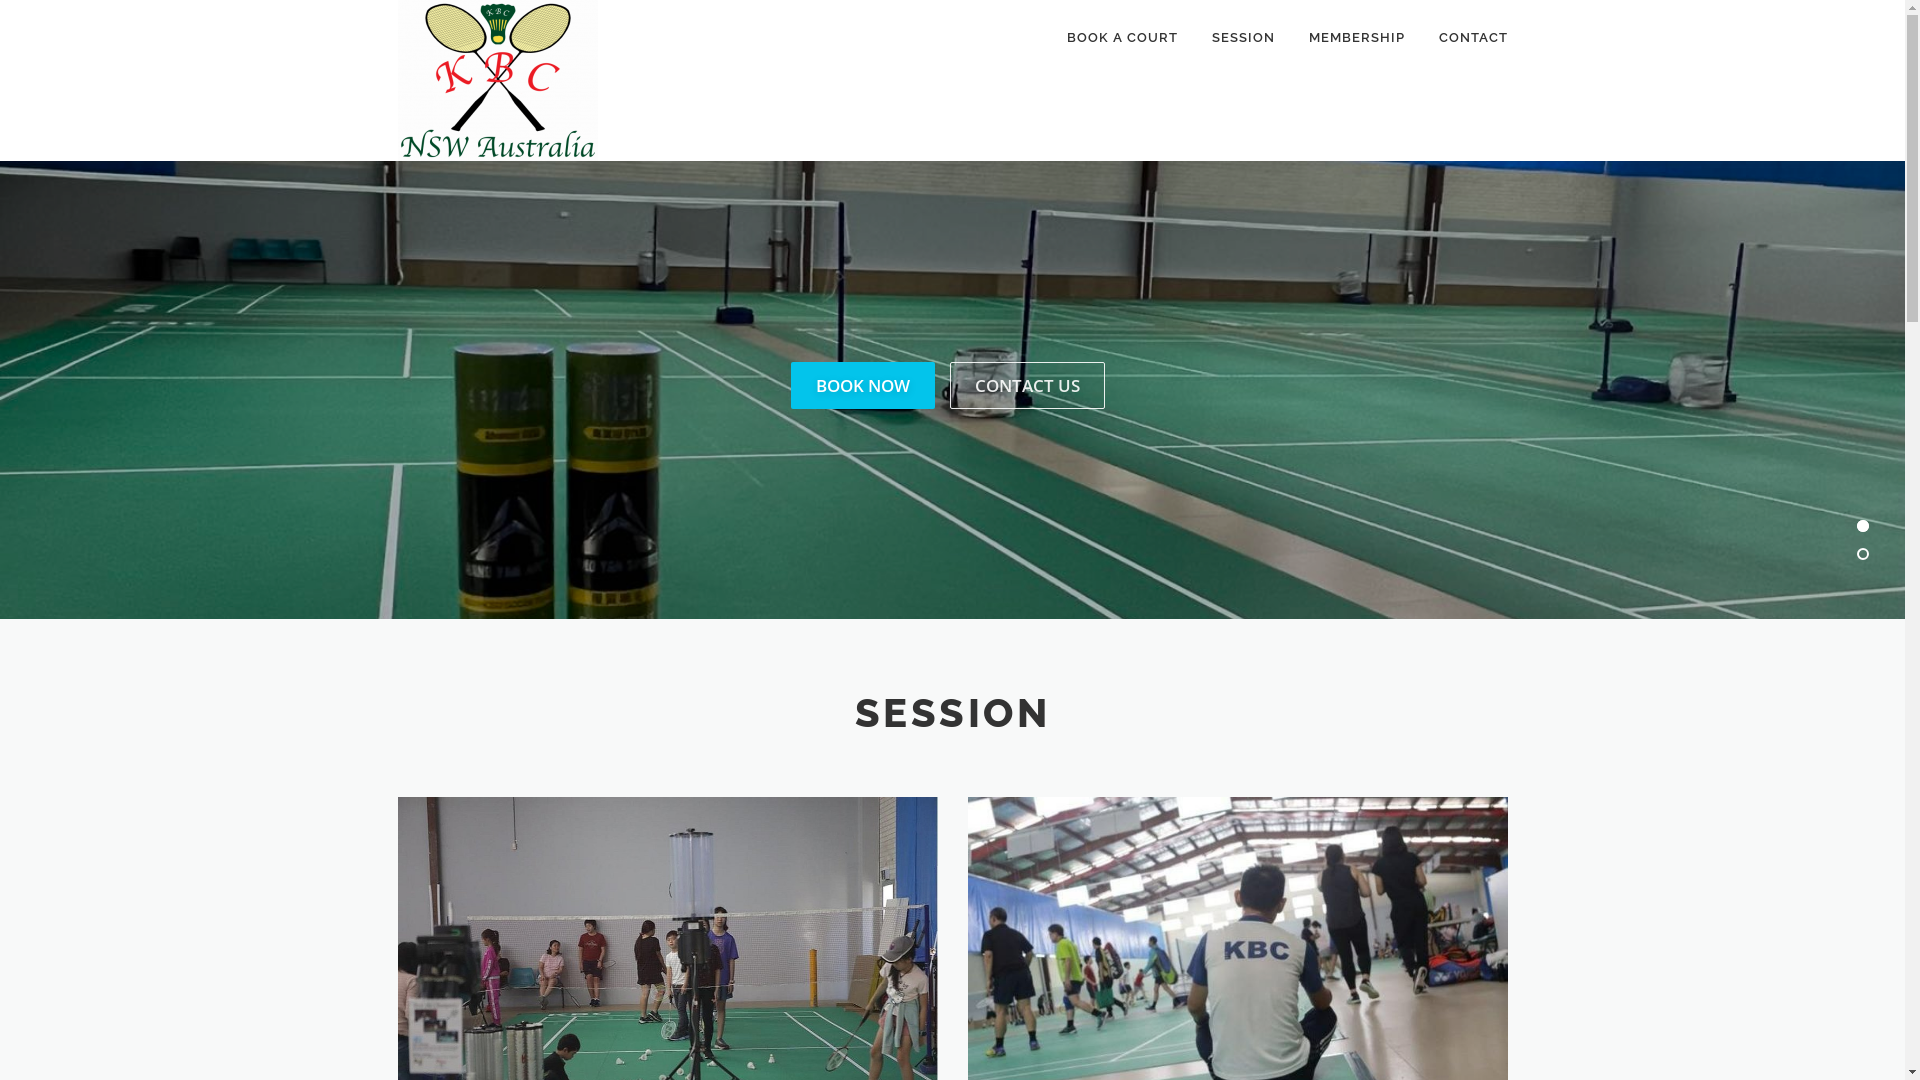  What do you see at coordinates (862, 385) in the screenshot?
I see `'BOOK NOW'` at bounding box center [862, 385].